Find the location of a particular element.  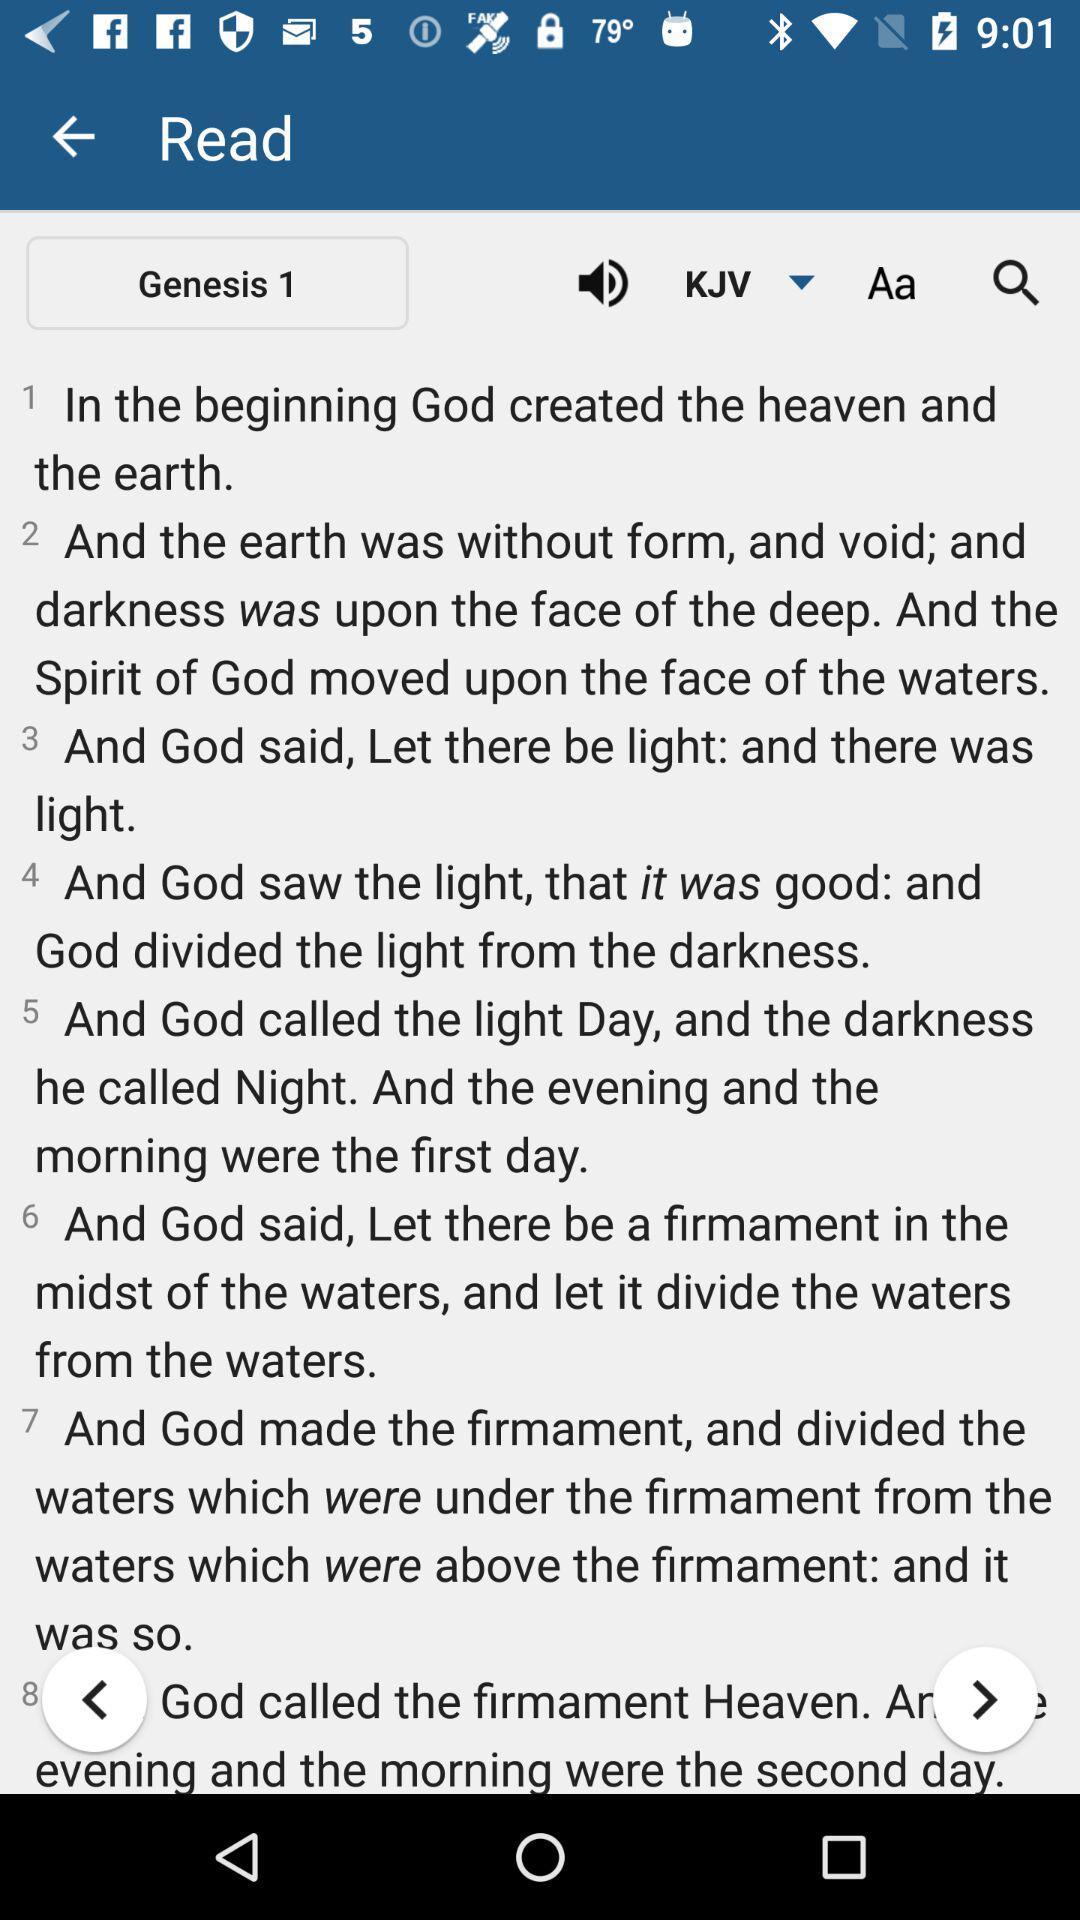

got to previous is located at coordinates (94, 1698).